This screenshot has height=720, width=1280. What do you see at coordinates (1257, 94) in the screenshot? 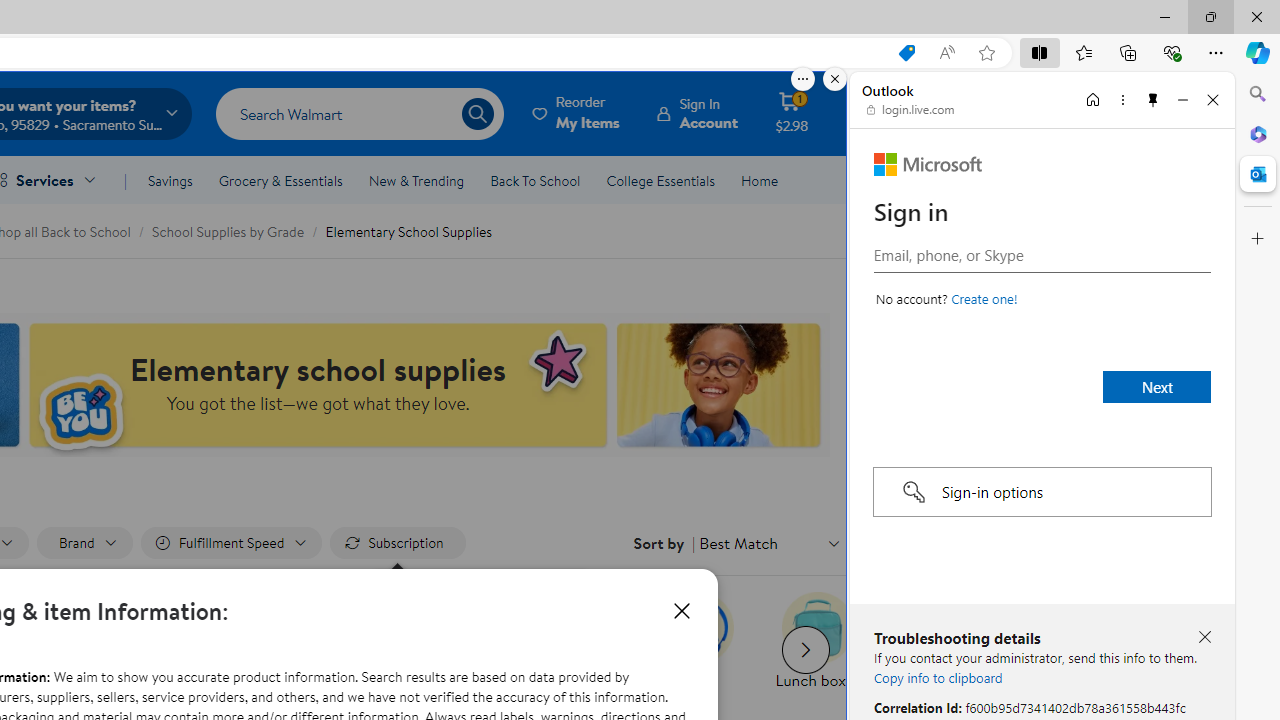
I see `'Close Search pane'` at bounding box center [1257, 94].